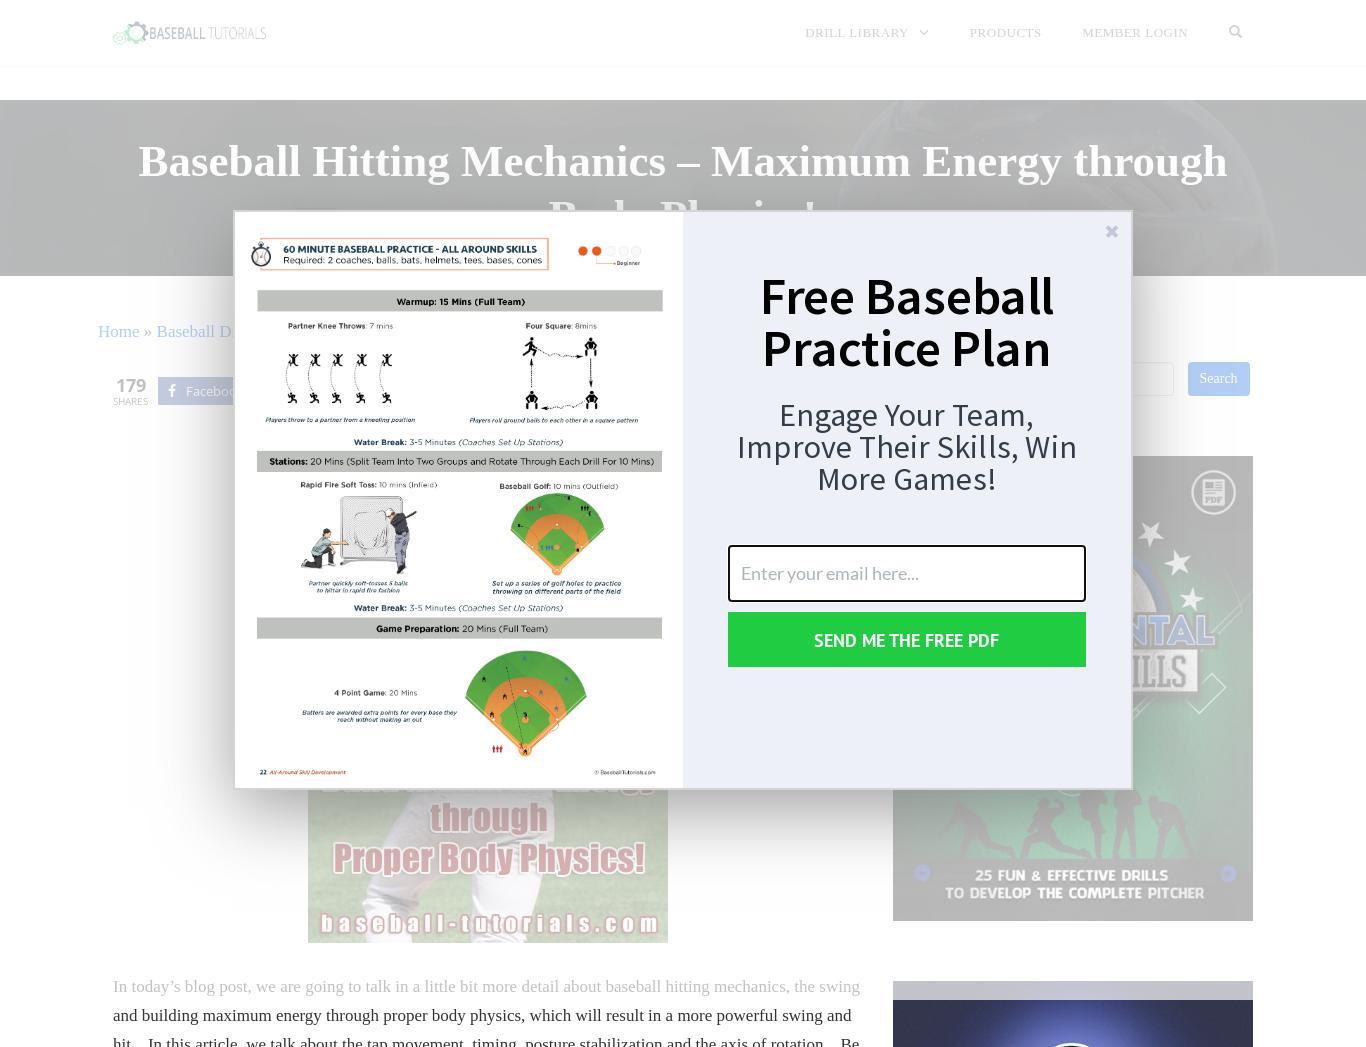 The height and width of the screenshot is (1047, 1366). Describe the element at coordinates (278, 389) in the screenshot. I see `'87'` at that location.